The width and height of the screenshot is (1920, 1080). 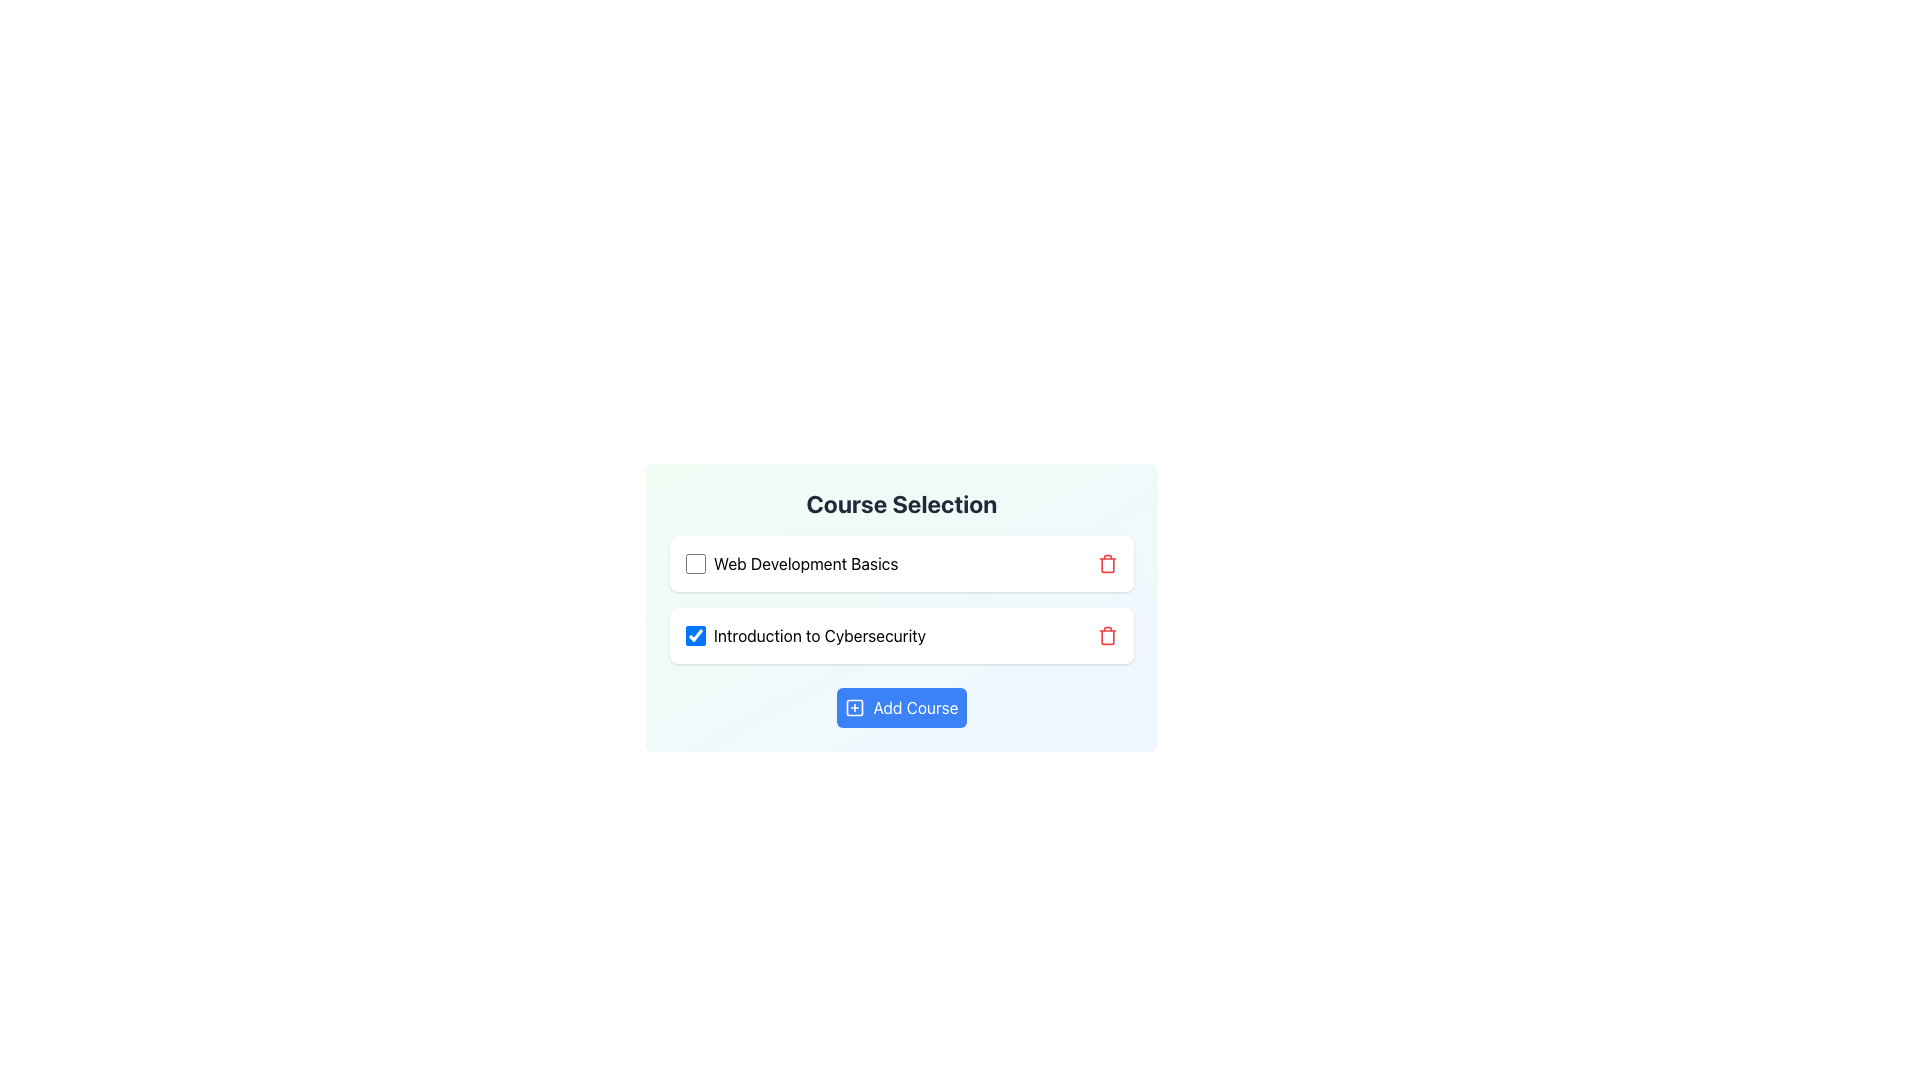 What do you see at coordinates (806, 636) in the screenshot?
I see `the text label of the course selection checkbox component located between 'Web Development Basics' and 'Add Course'` at bounding box center [806, 636].